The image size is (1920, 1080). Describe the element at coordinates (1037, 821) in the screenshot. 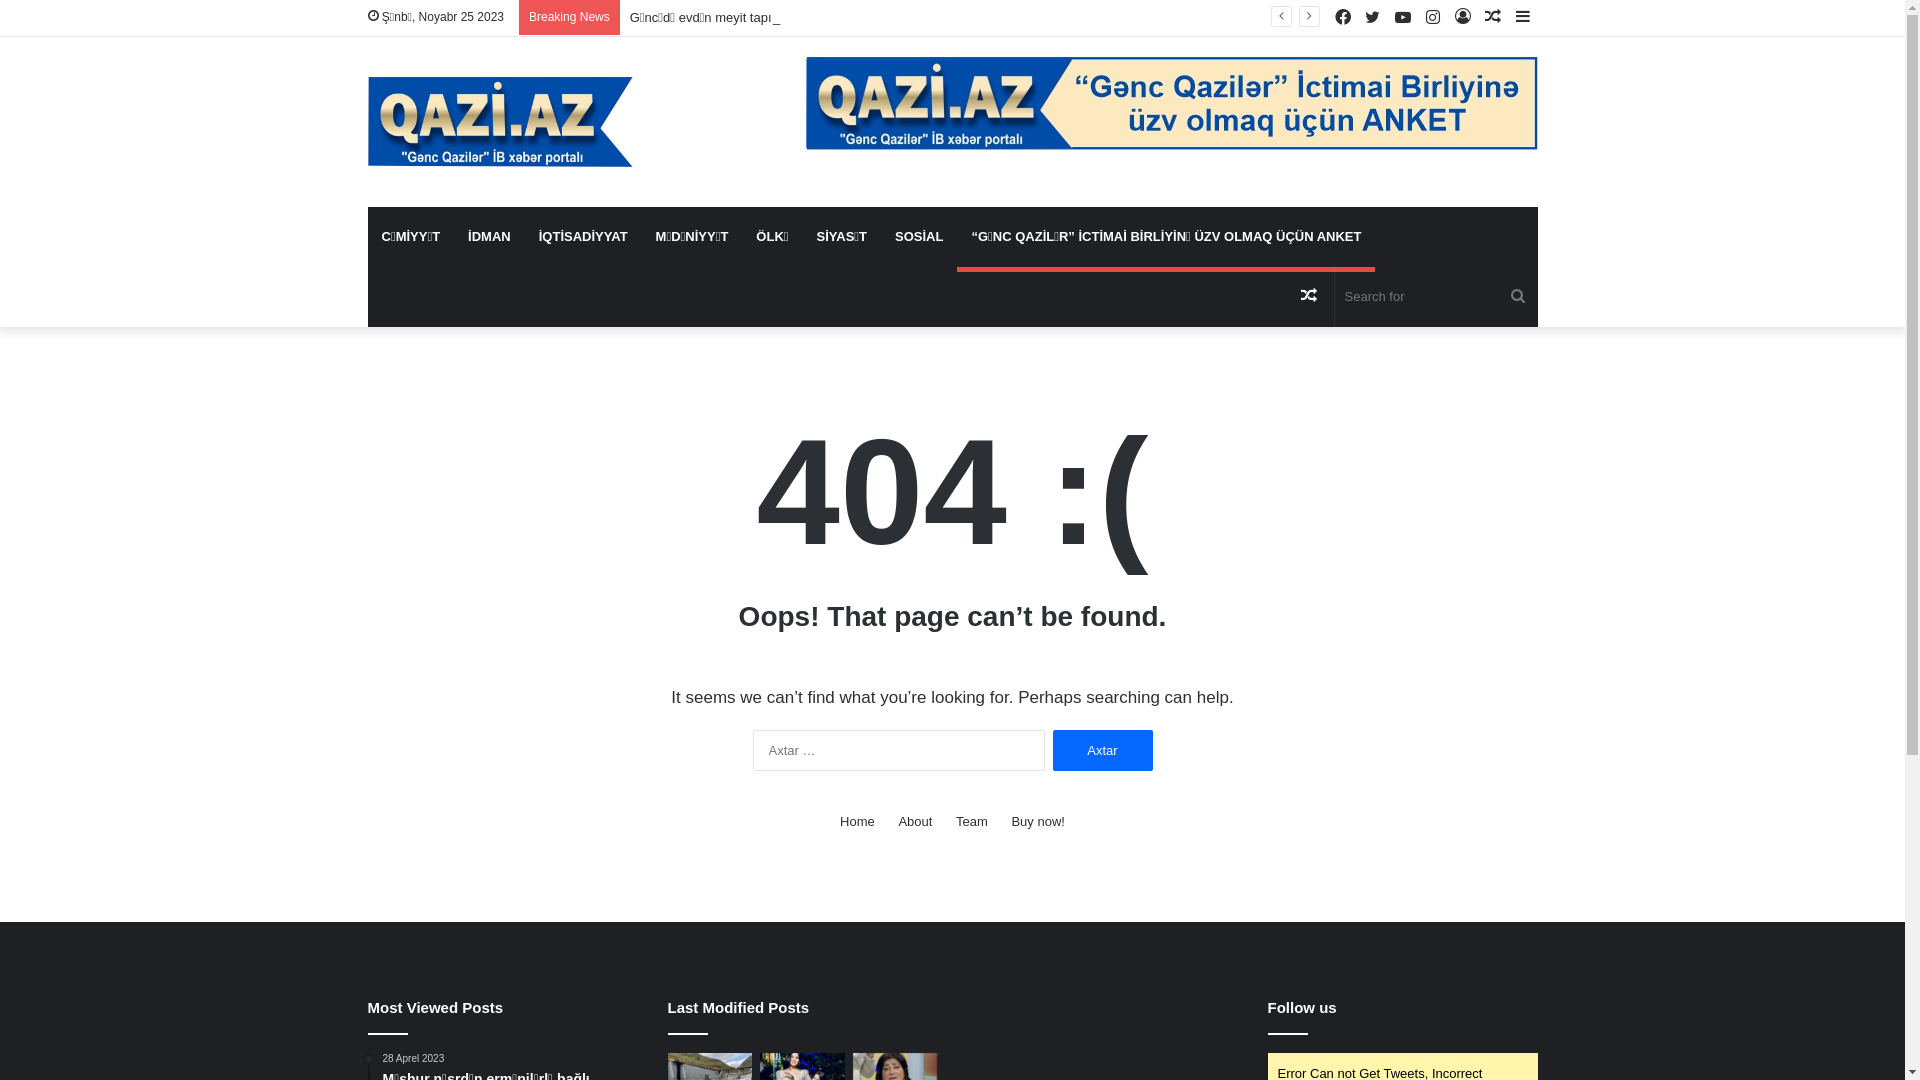

I see `'Buy now!'` at that location.